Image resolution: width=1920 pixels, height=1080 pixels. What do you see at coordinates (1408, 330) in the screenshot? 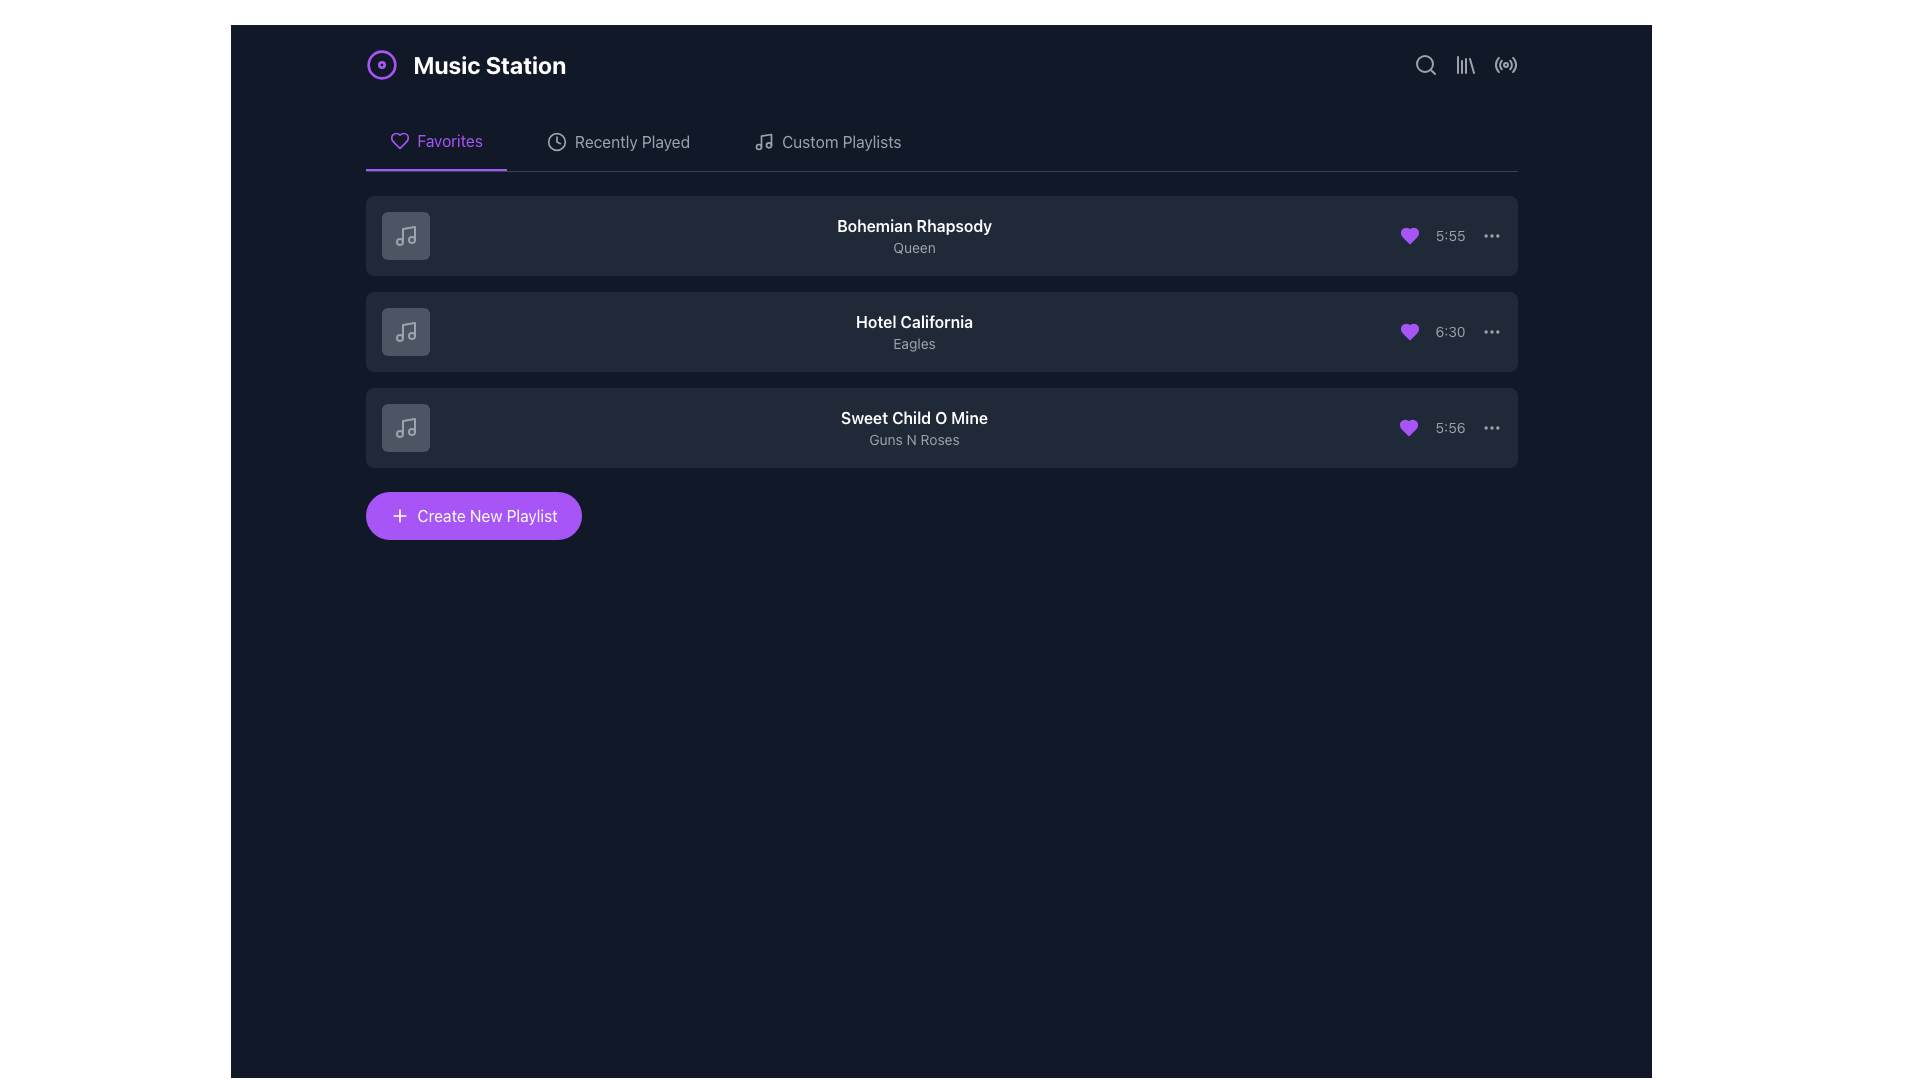
I see `the purple heart icon to trigger a tooltip` at bounding box center [1408, 330].